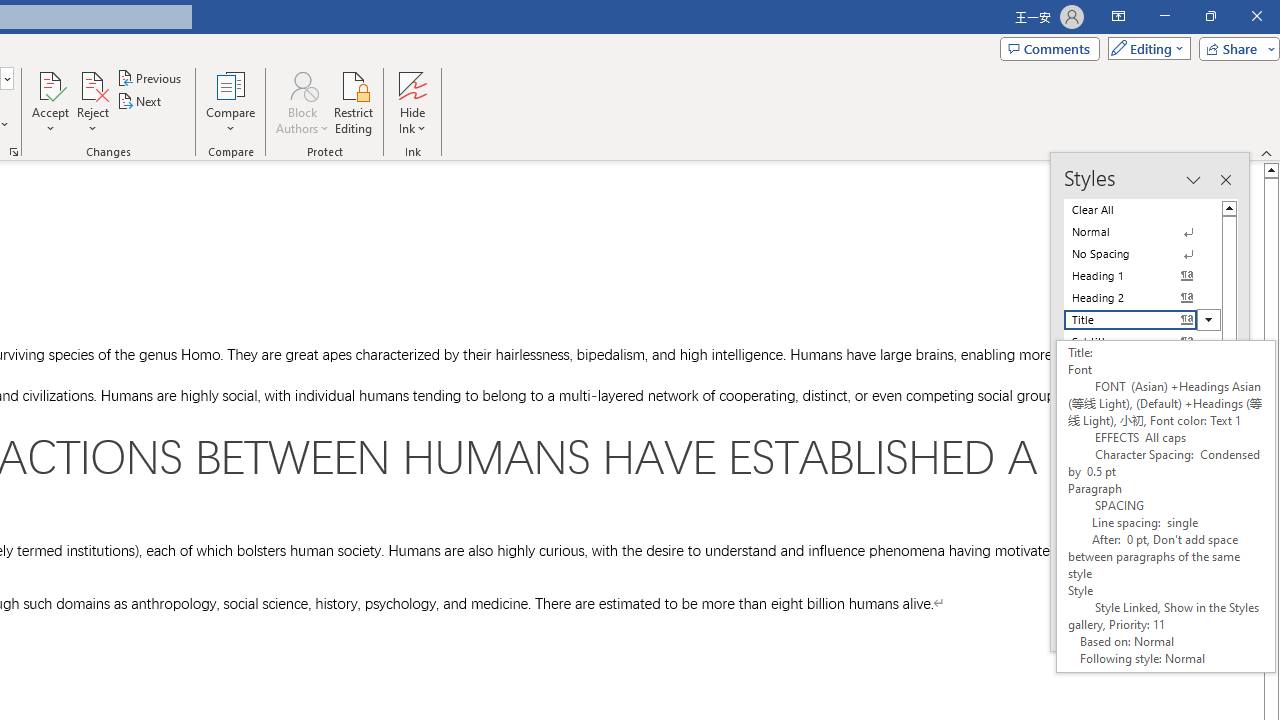 This screenshot has width=1280, height=720. What do you see at coordinates (301, 84) in the screenshot?
I see `'Block Authors'` at bounding box center [301, 84].